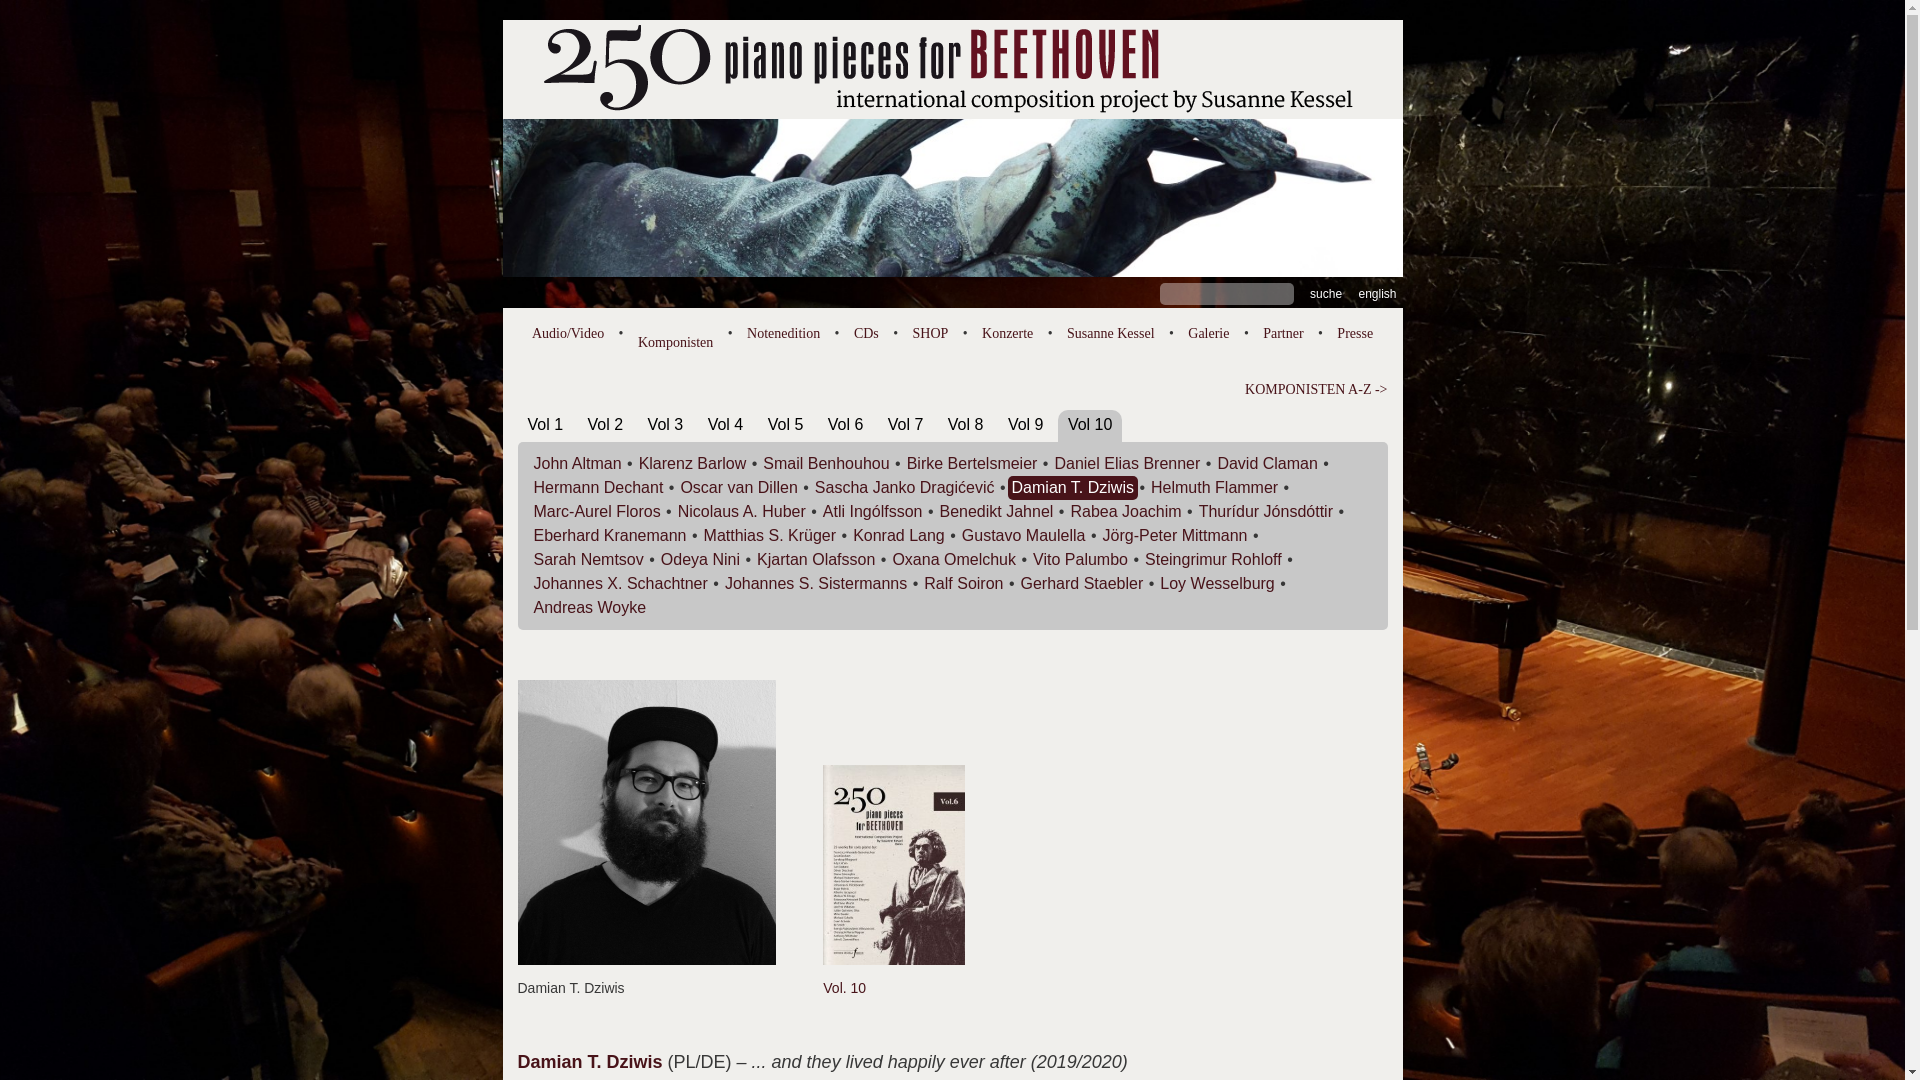  Describe the element at coordinates (972, 463) in the screenshot. I see `'Birke Bertelsmeier'` at that location.